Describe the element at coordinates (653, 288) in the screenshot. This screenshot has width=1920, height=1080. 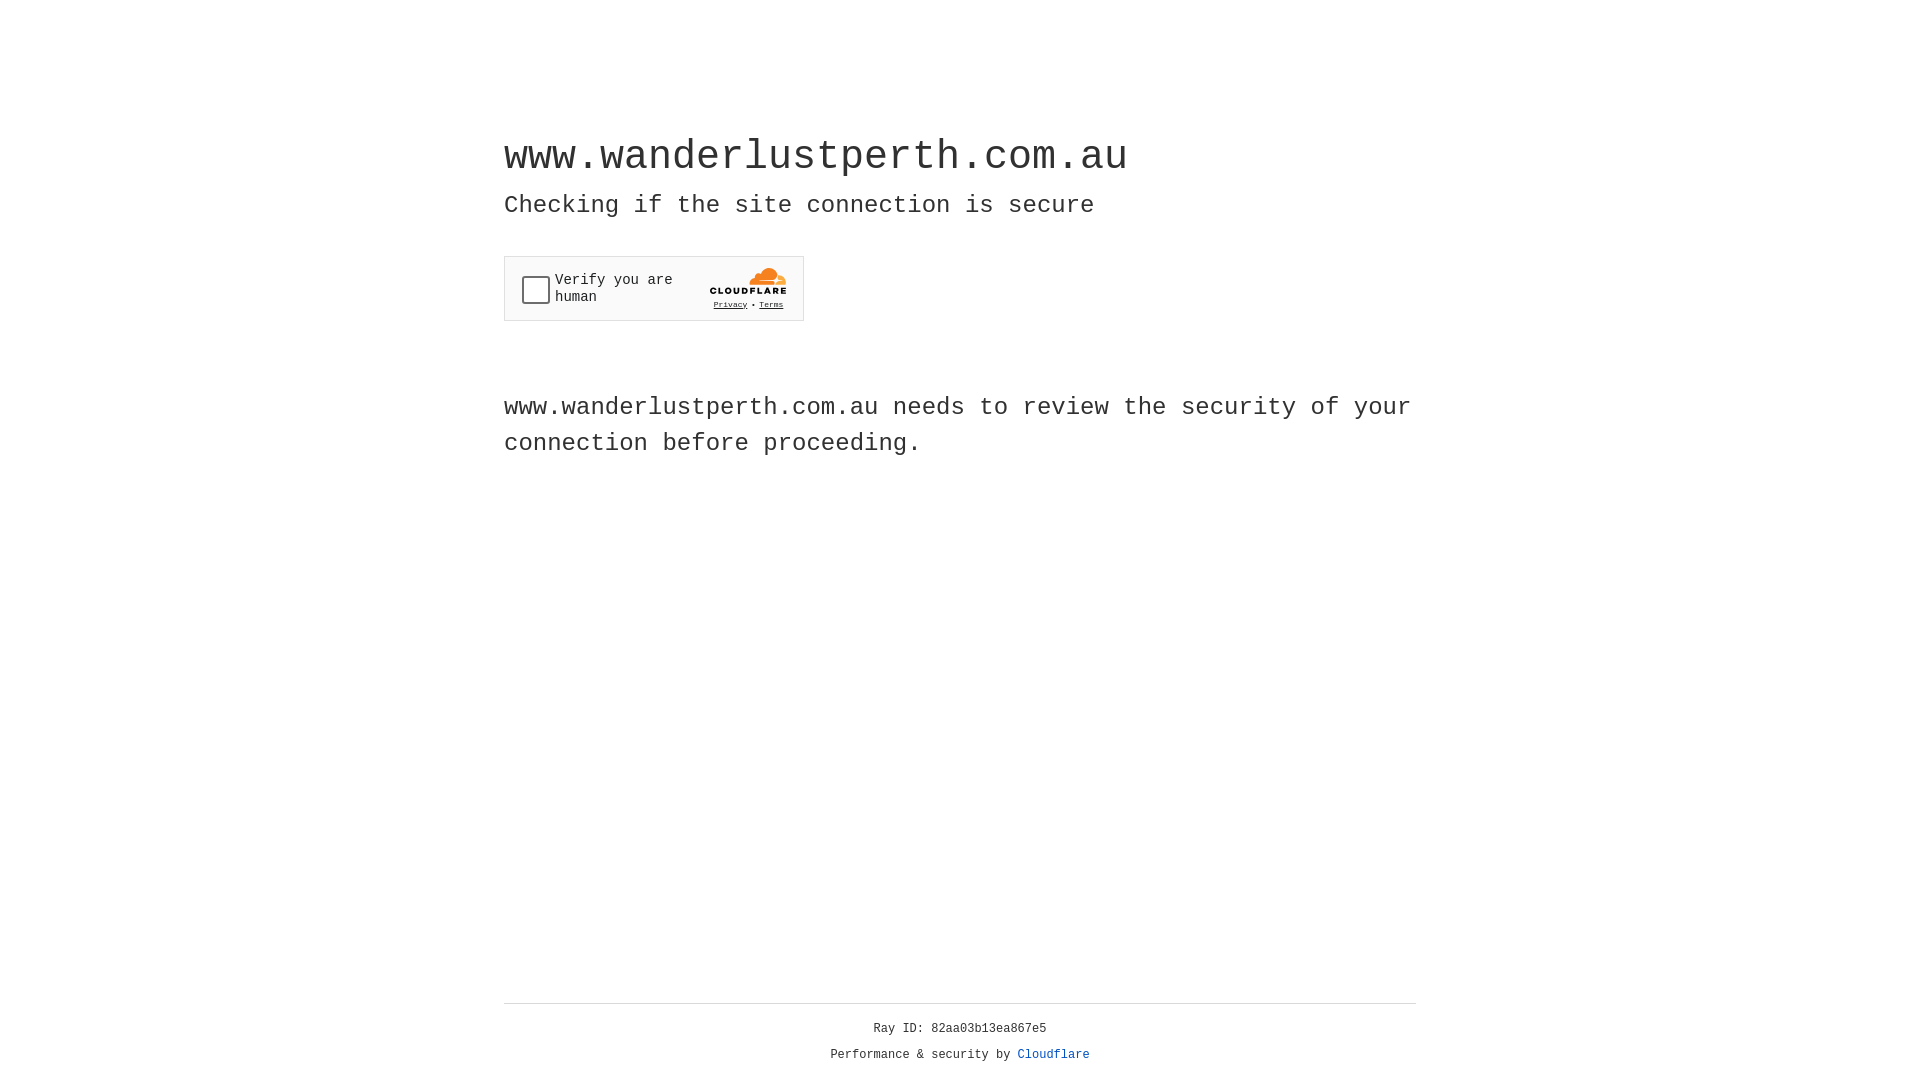
I see `'Widget containing a Cloudflare security challenge'` at that location.